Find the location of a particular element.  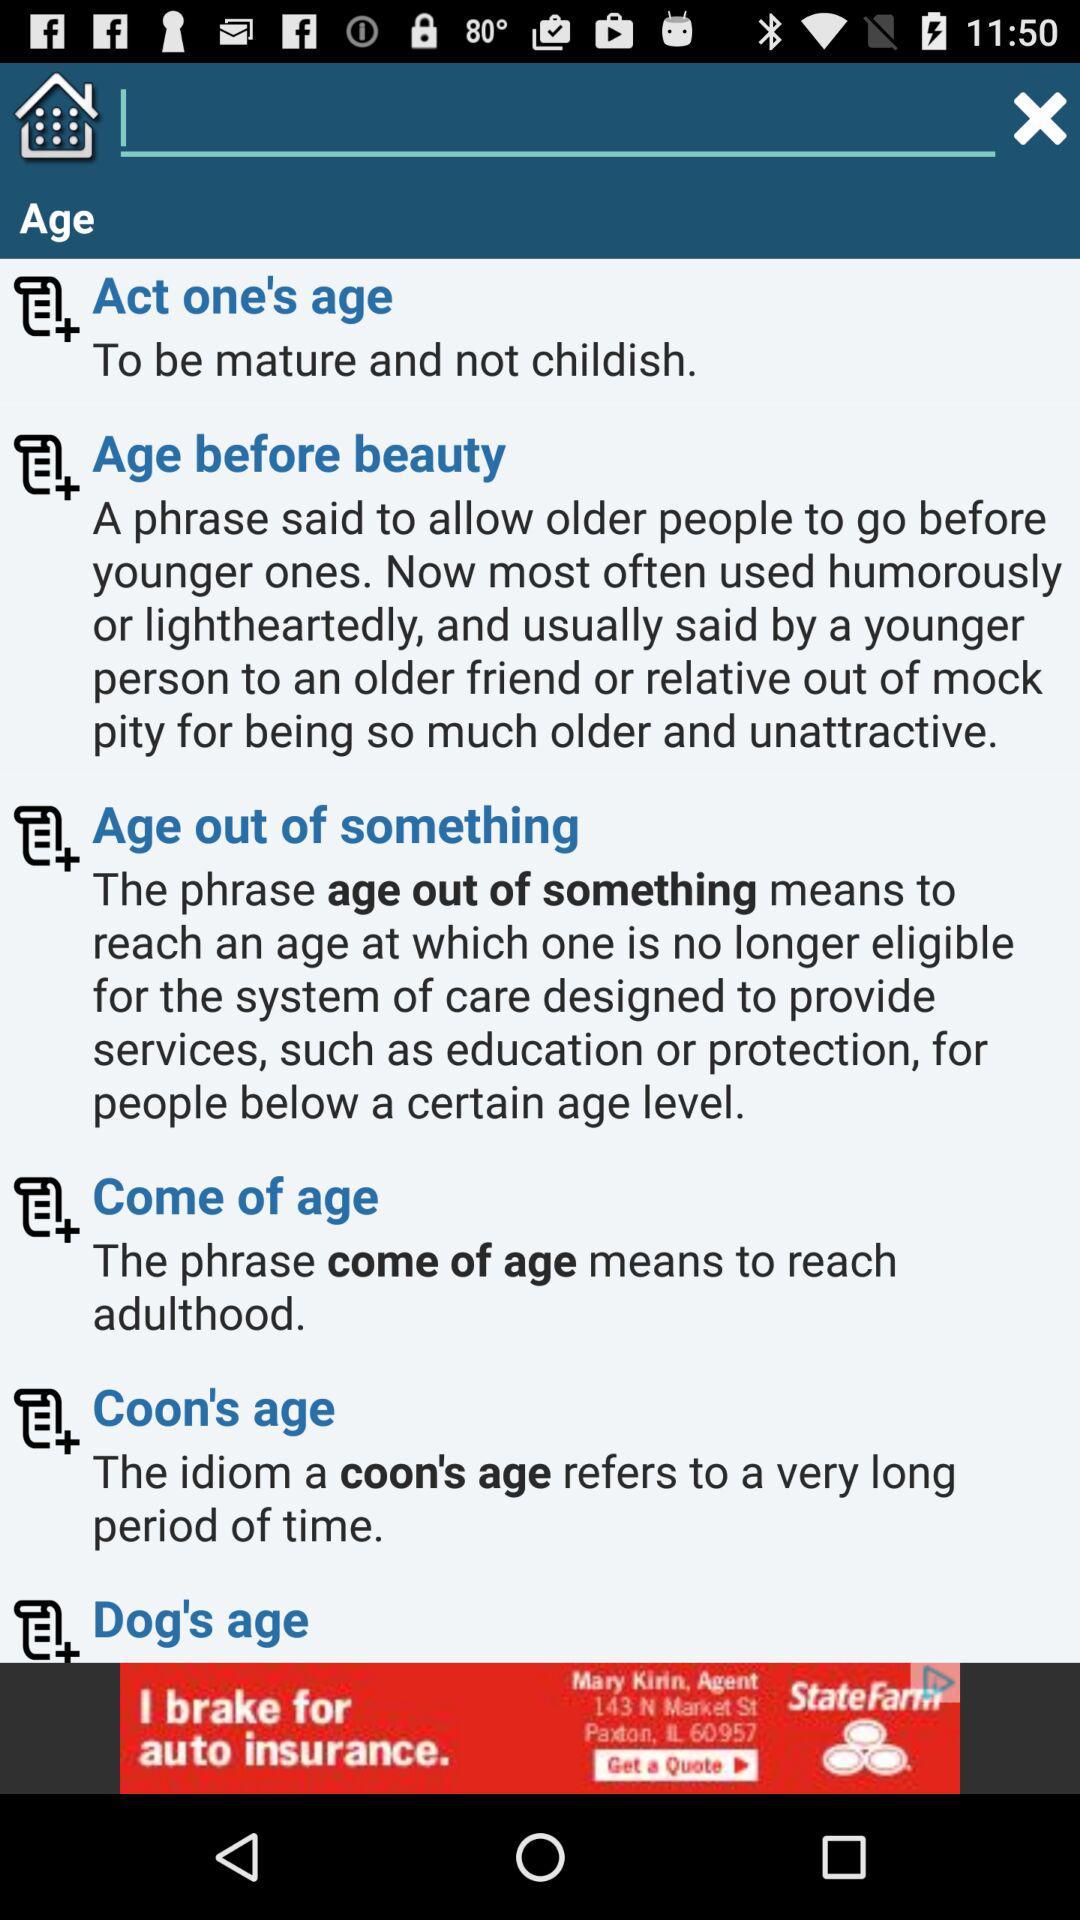

the home icon is located at coordinates (51, 125).